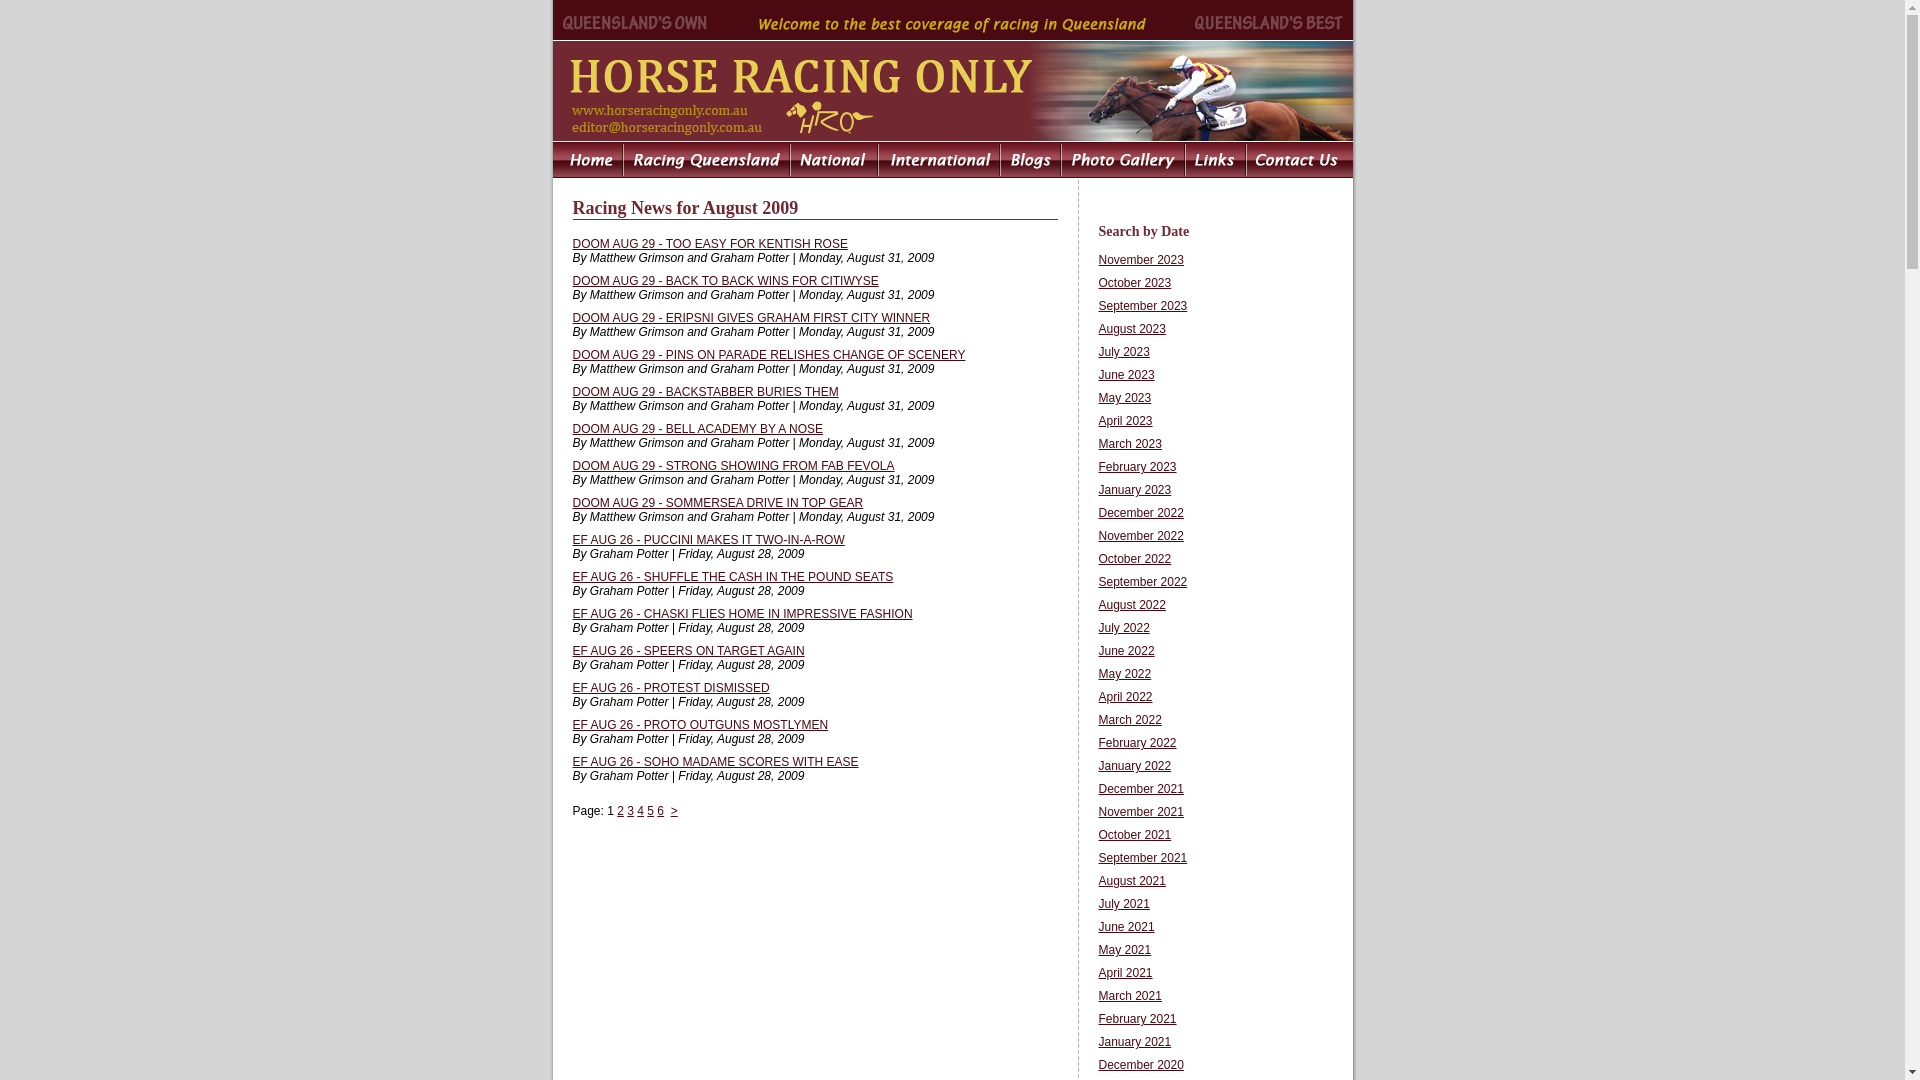  I want to click on 'June 2023', so click(1126, 374).